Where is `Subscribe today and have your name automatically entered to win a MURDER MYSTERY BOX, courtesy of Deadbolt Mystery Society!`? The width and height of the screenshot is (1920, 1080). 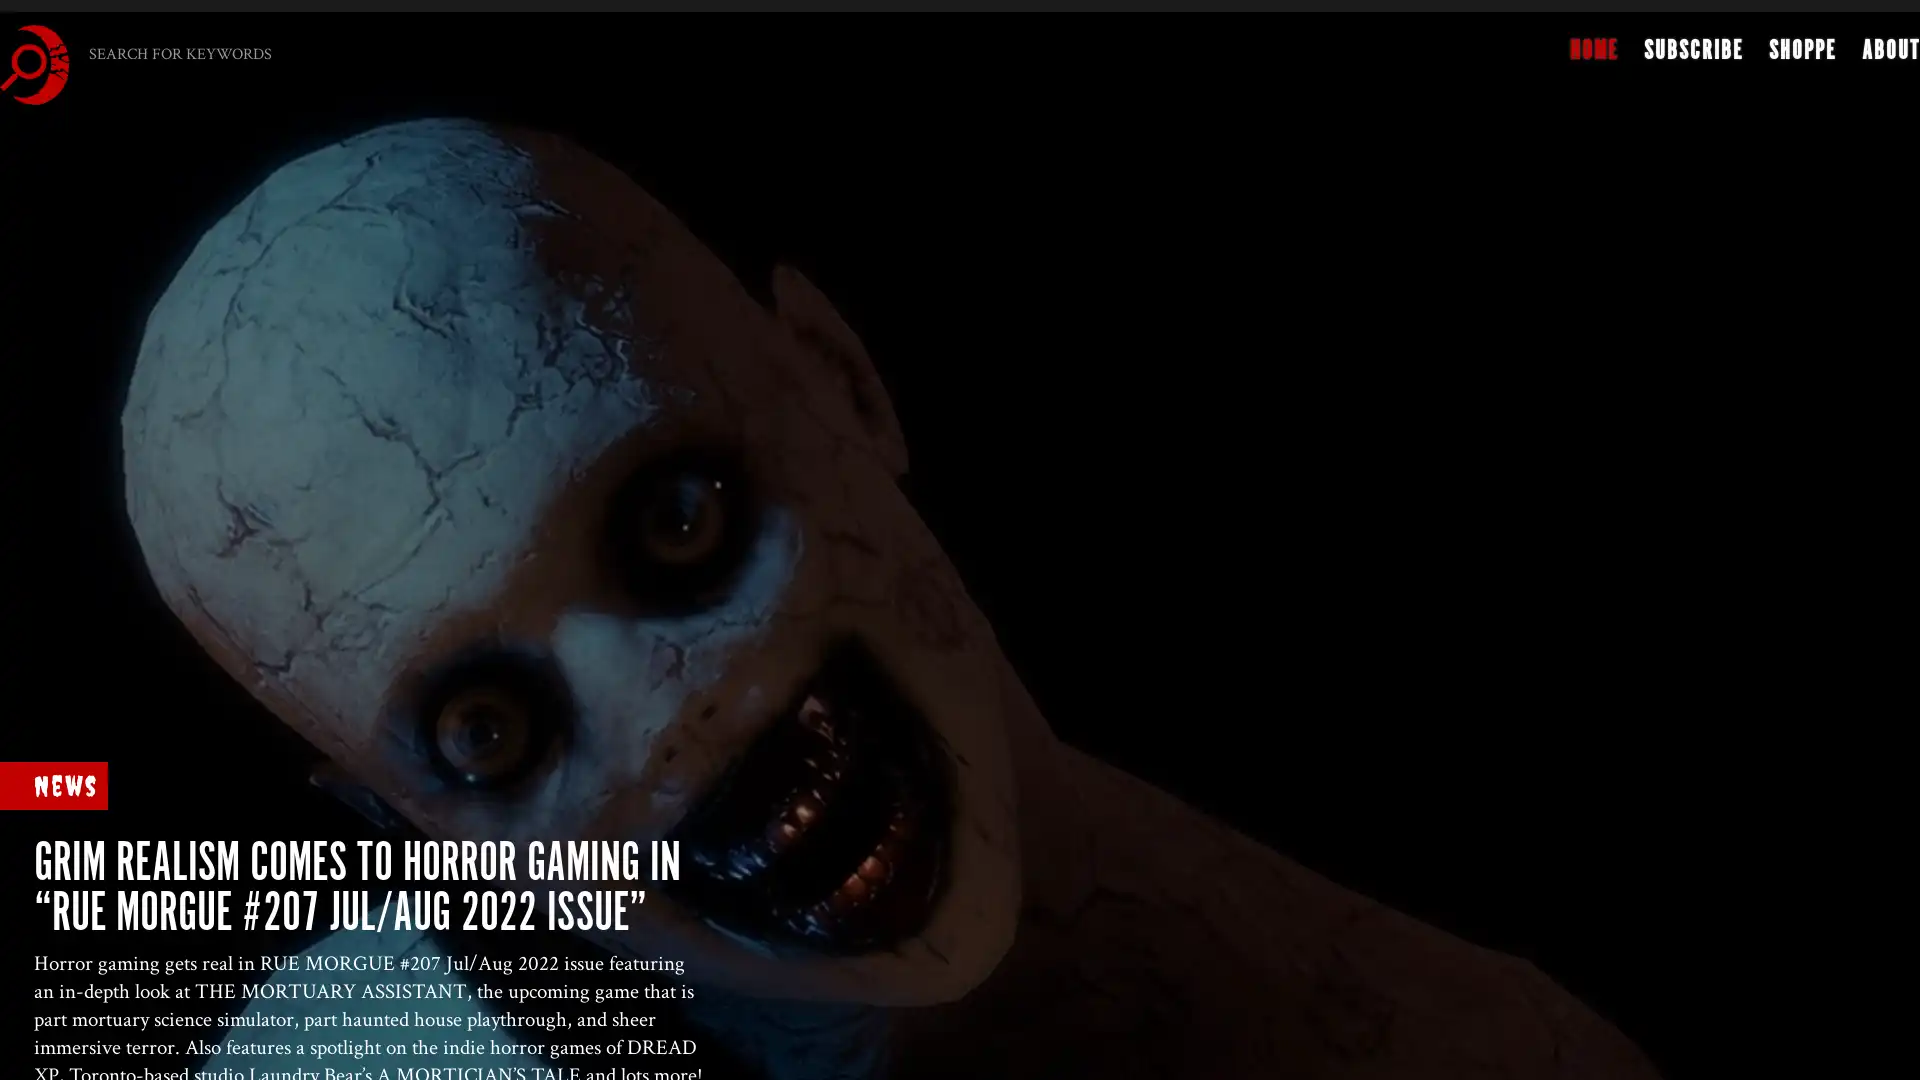 Subscribe today and have your name automatically entered to win a MURDER MYSTERY BOX, courtesy of Deadbolt Mystery Society! is located at coordinates (840, 416).